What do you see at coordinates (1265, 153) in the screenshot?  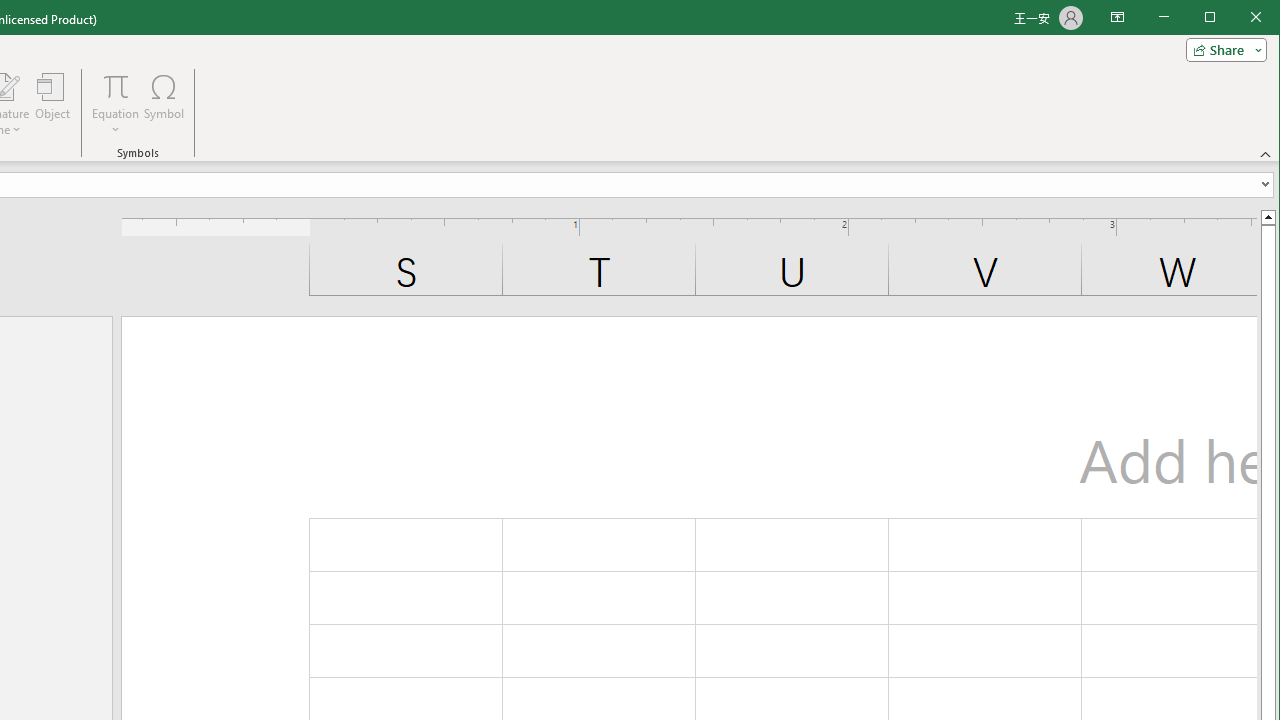 I see `'Collapse the Ribbon'` at bounding box center [1265, 153].